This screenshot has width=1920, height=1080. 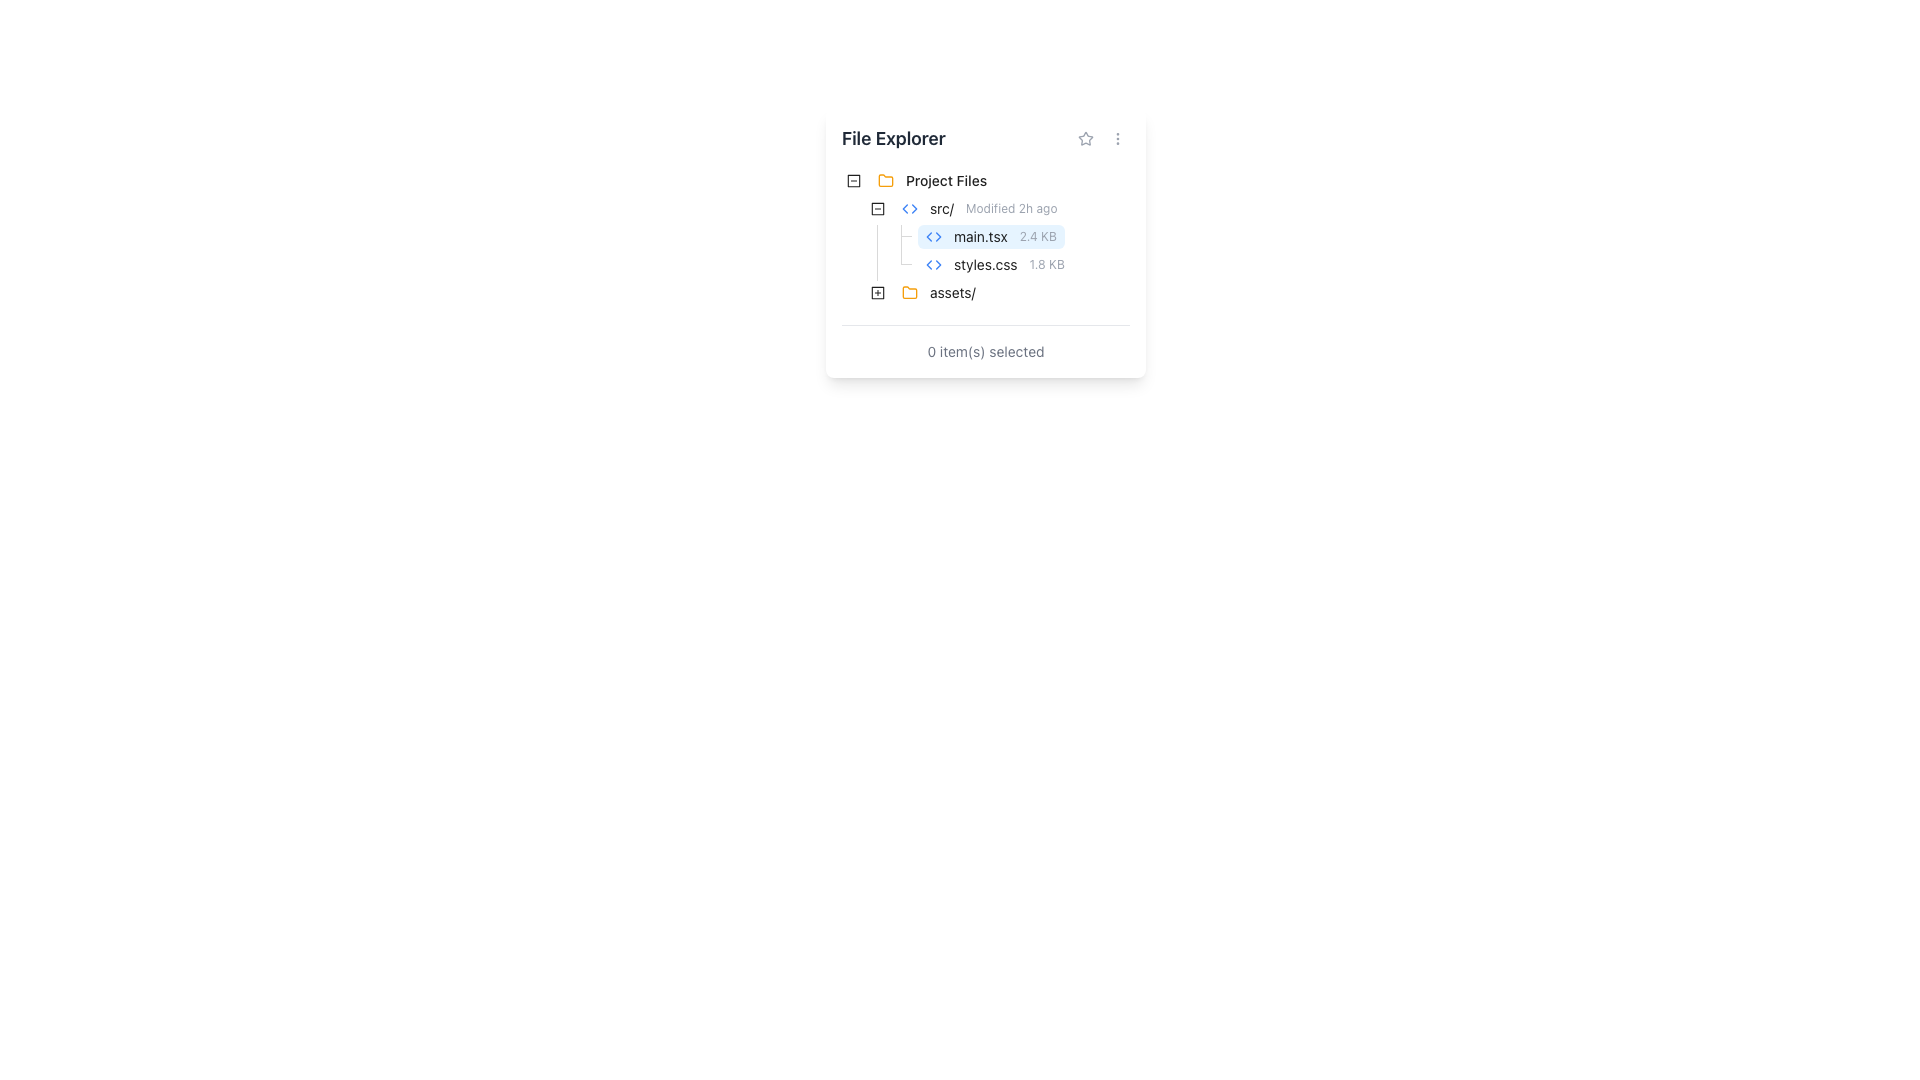 What do you see at coordinates (878, 293) in the screenshot?
I see `the tree view expander icon located to the left of the 'assets/' folder label` at bounding box center [878, 293].